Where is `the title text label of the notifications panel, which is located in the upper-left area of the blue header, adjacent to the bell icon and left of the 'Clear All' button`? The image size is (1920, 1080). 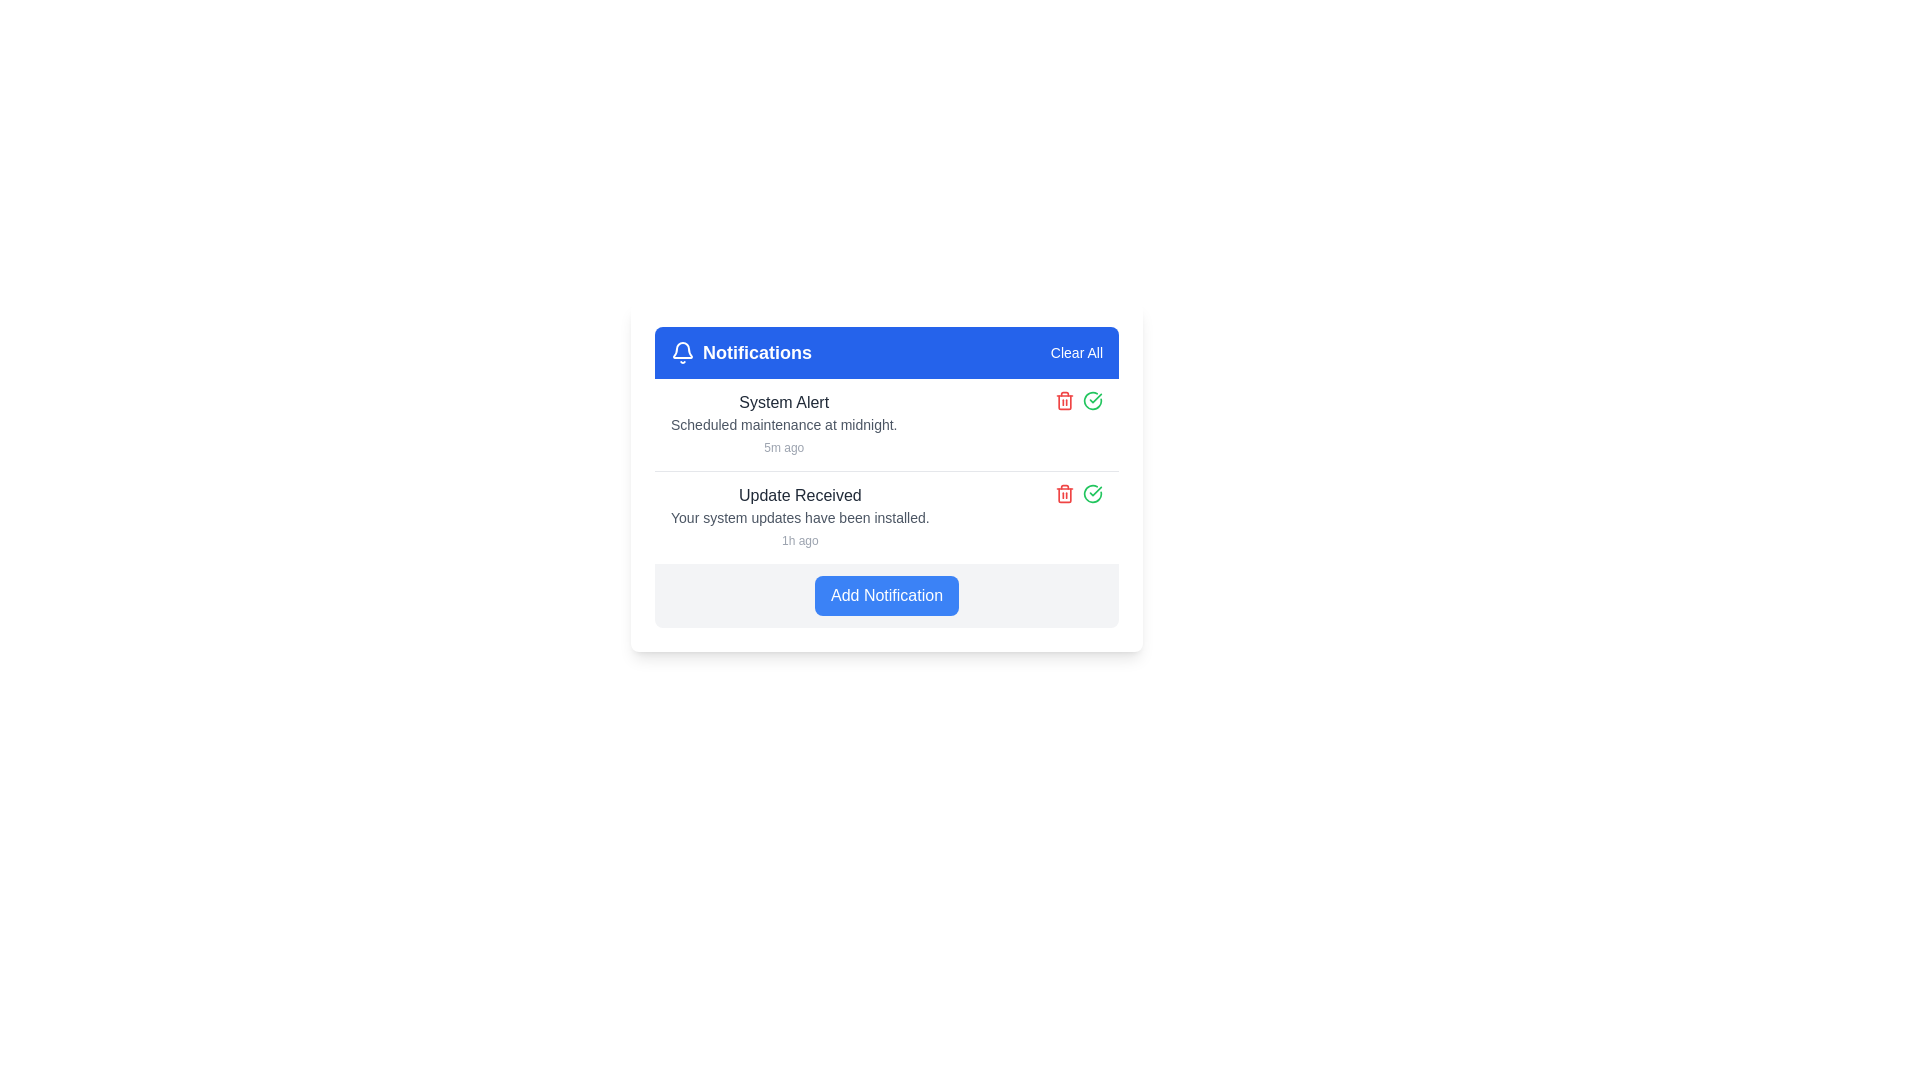 the title text label of the notifications panel, which is located in the upper-left area of the blue header, adjacent to the bell icon and left of the 'Clear All' button is located at coordinates (740, 352).